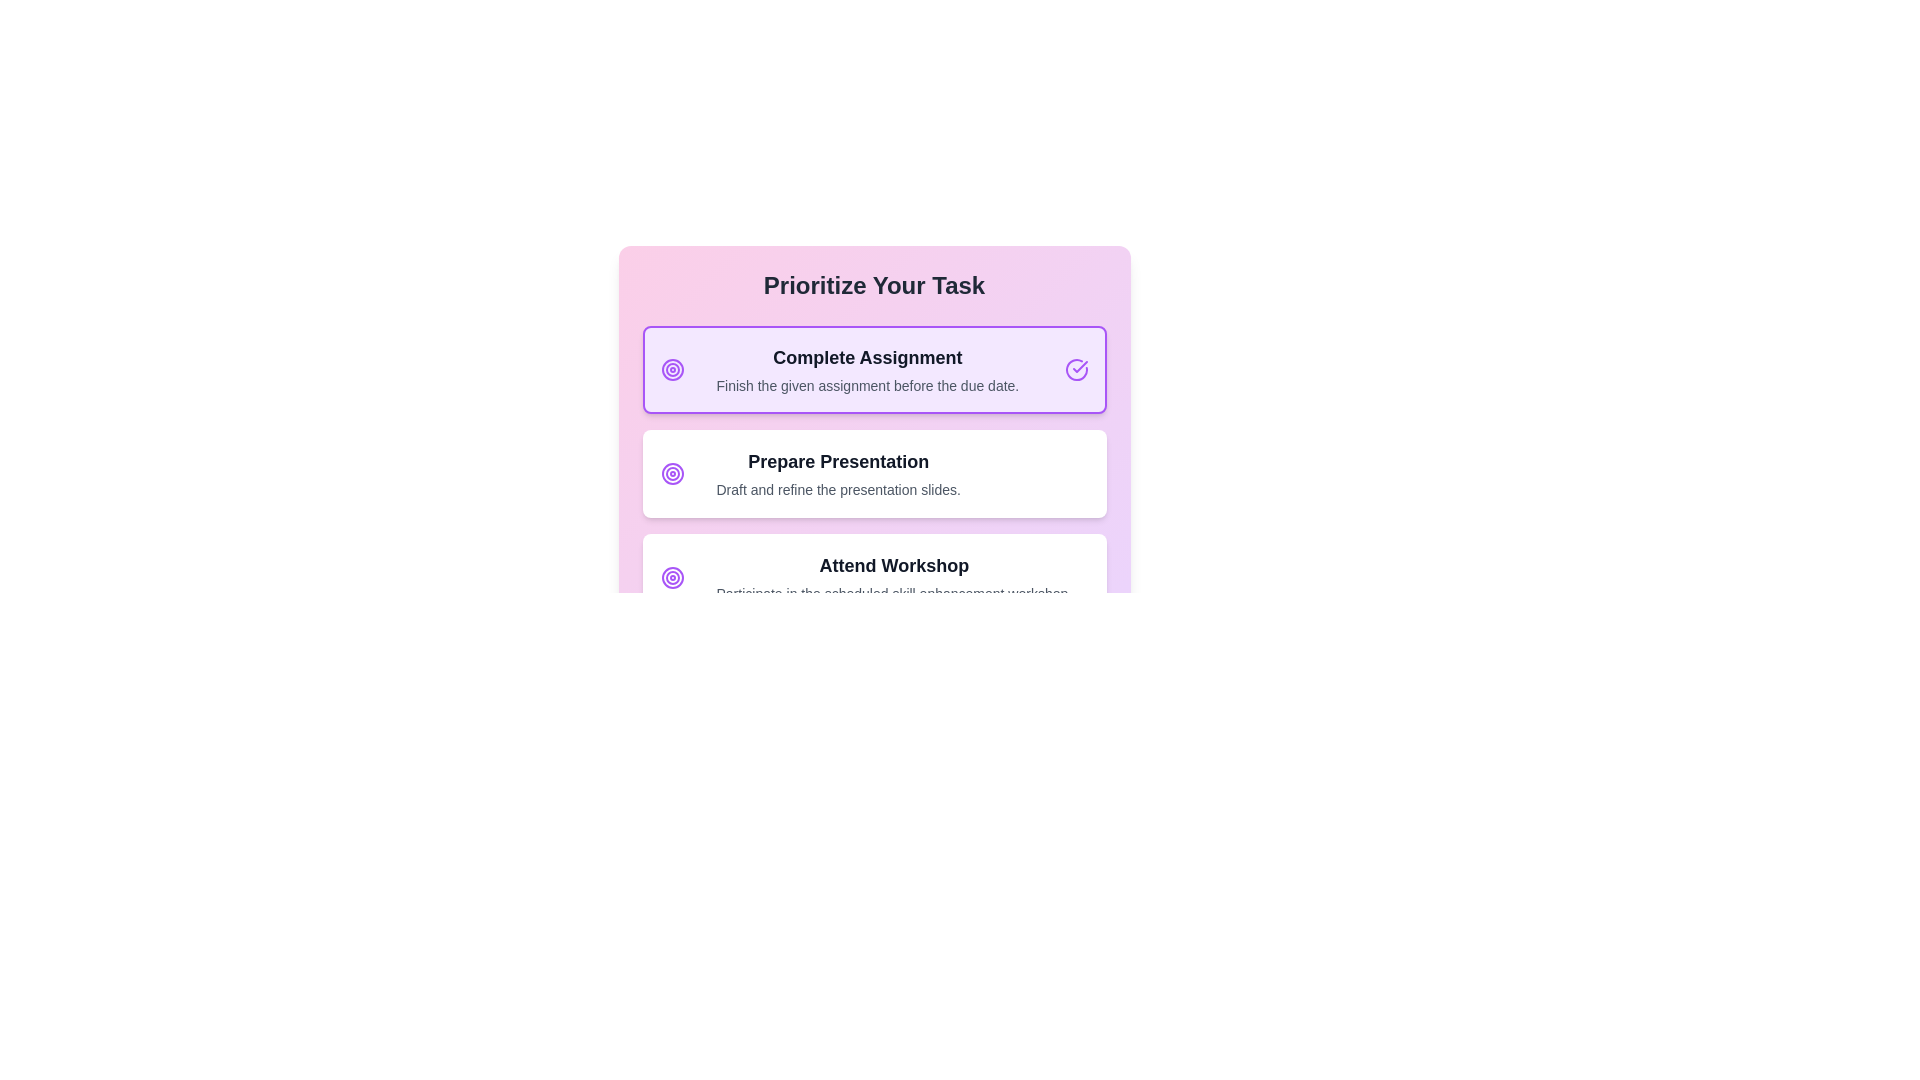 The image size is (1920, 1080). I want to click on the circular purple icon with concentric rings, which is the first item in the left side of the task labeled 'Prepare Presentation', so click(672, 474).